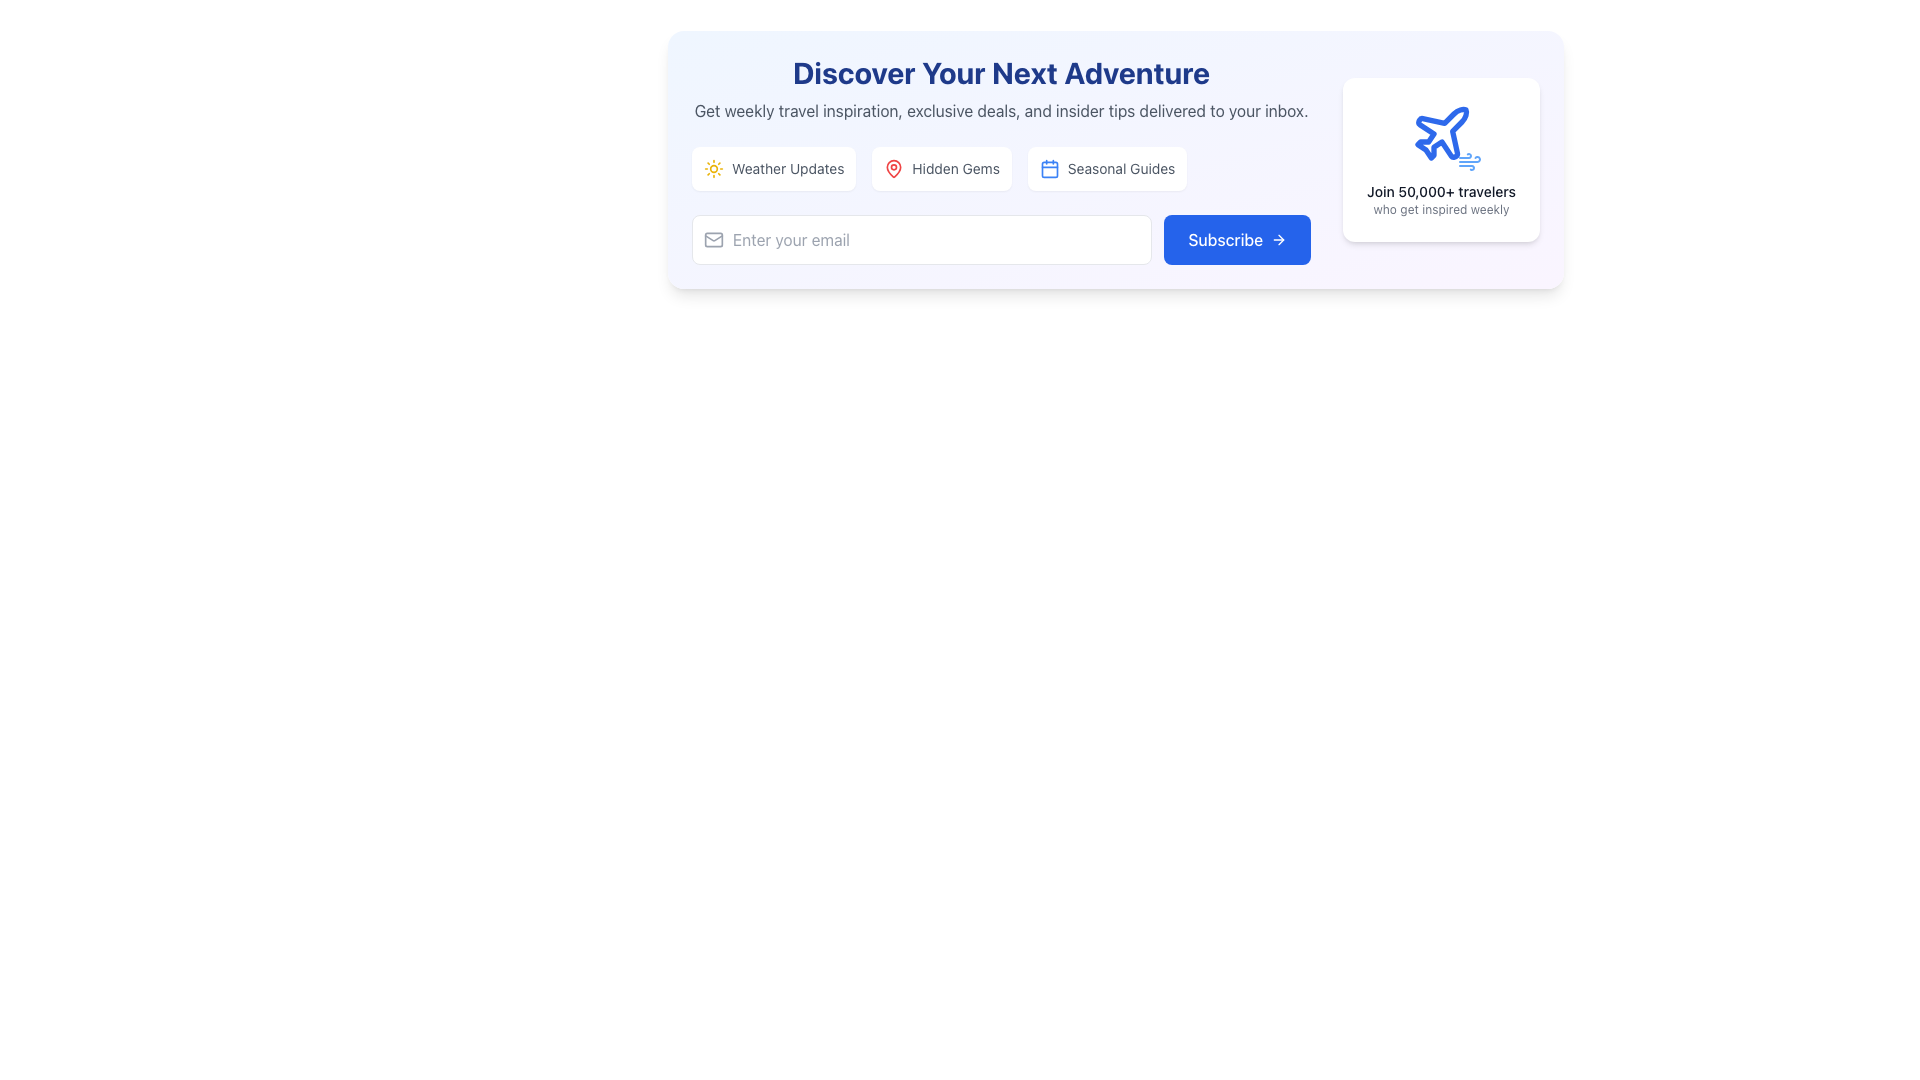 This screenshot has width=1920, height=1080. I want to click on the chevron arrow icon oriented to the right located at the bottom right of the 'Subscribe' button, so click(1281, 238).